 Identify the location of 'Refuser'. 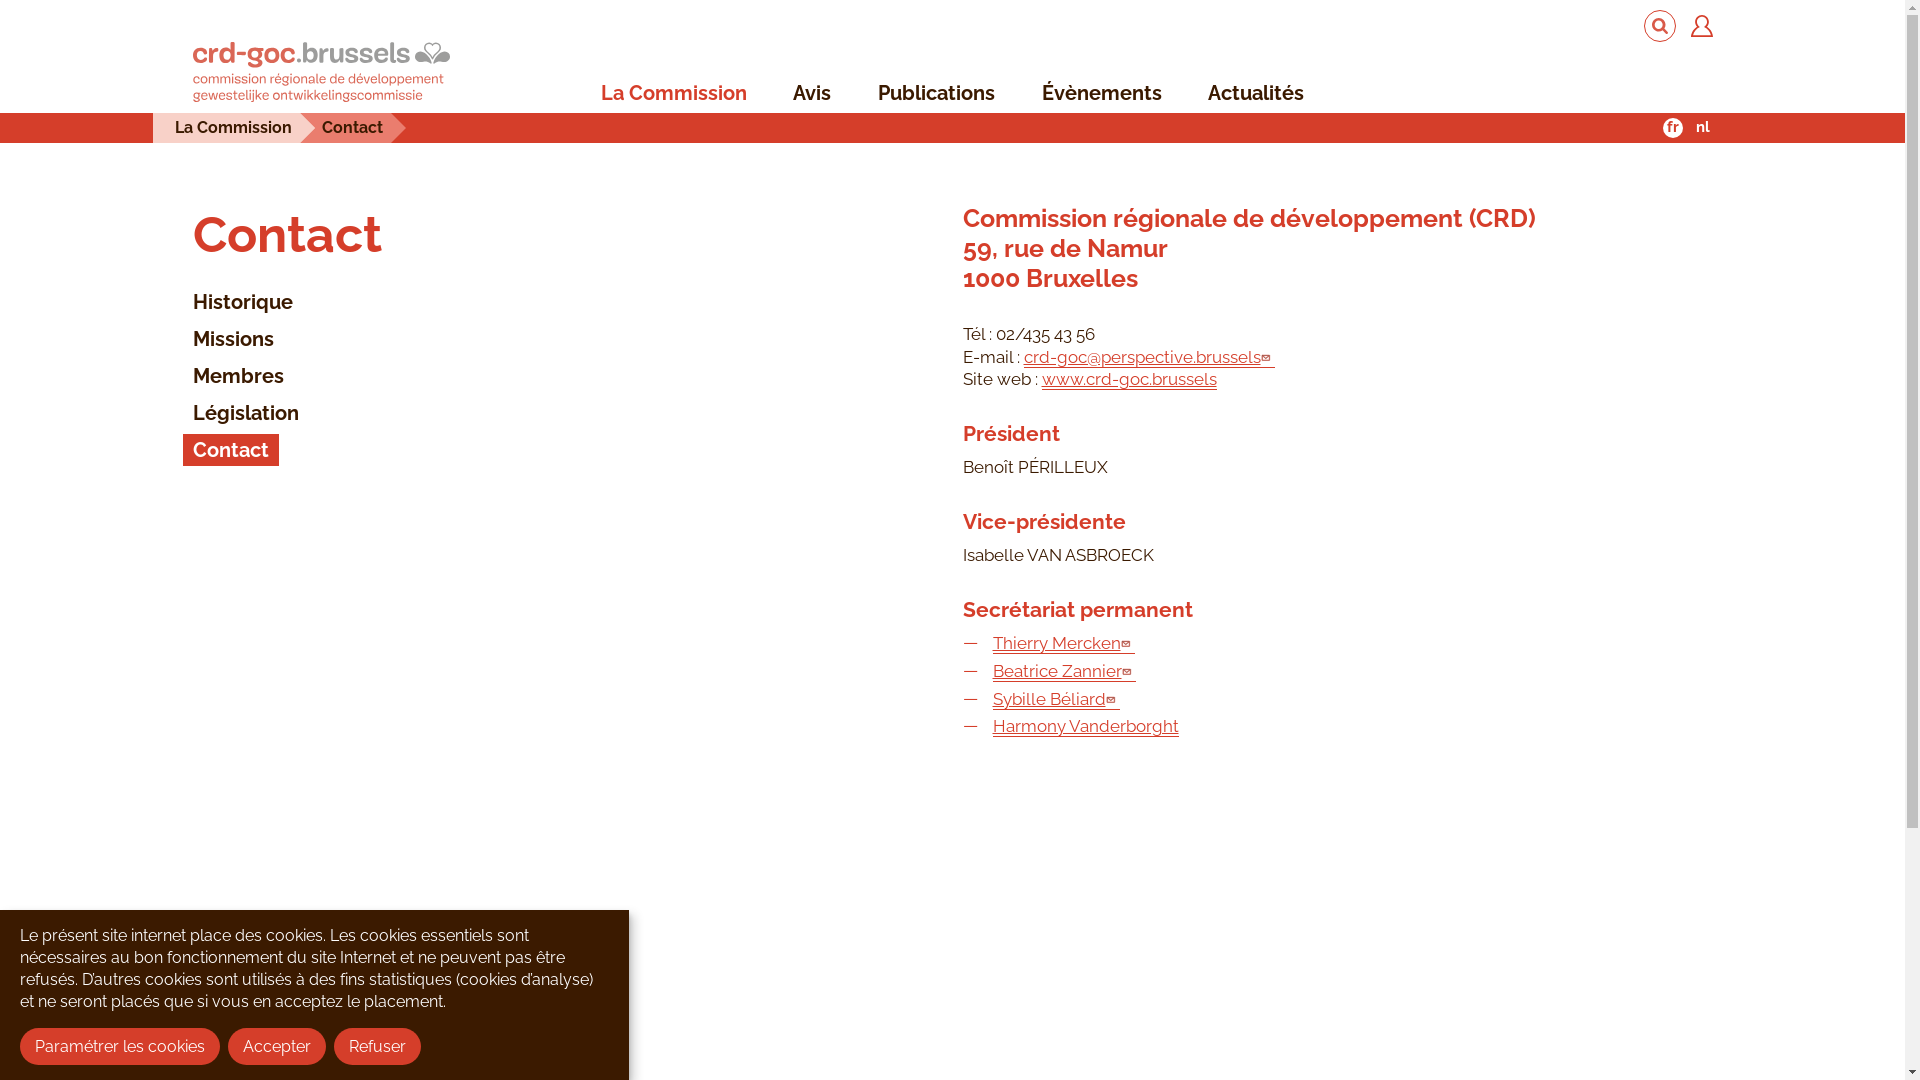
(377, 1045).